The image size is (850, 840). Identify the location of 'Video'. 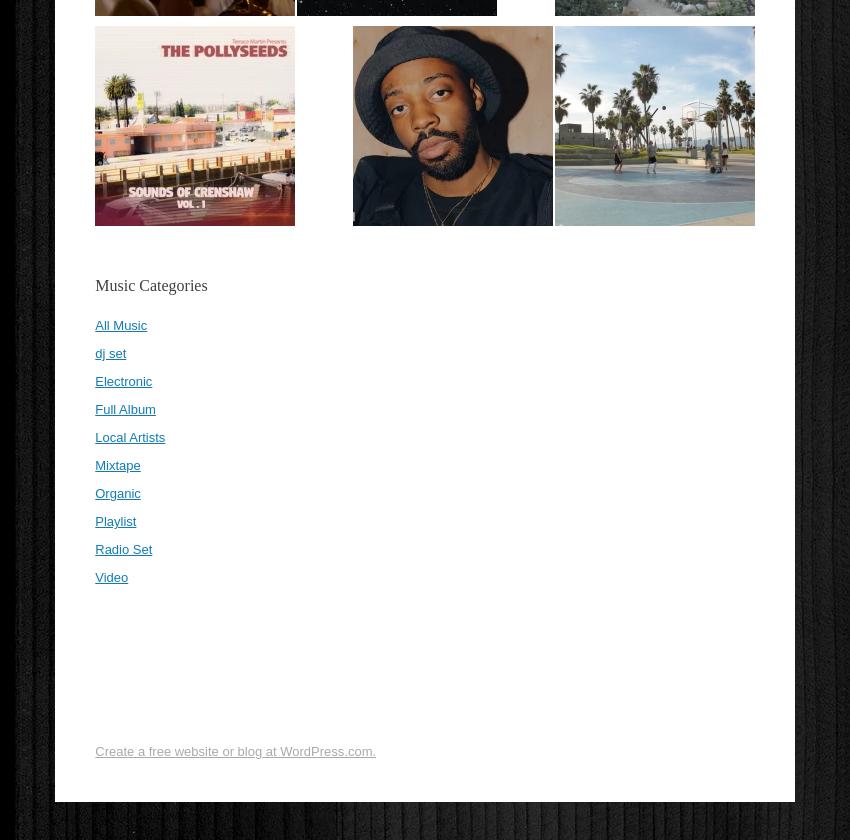
(110, 577).